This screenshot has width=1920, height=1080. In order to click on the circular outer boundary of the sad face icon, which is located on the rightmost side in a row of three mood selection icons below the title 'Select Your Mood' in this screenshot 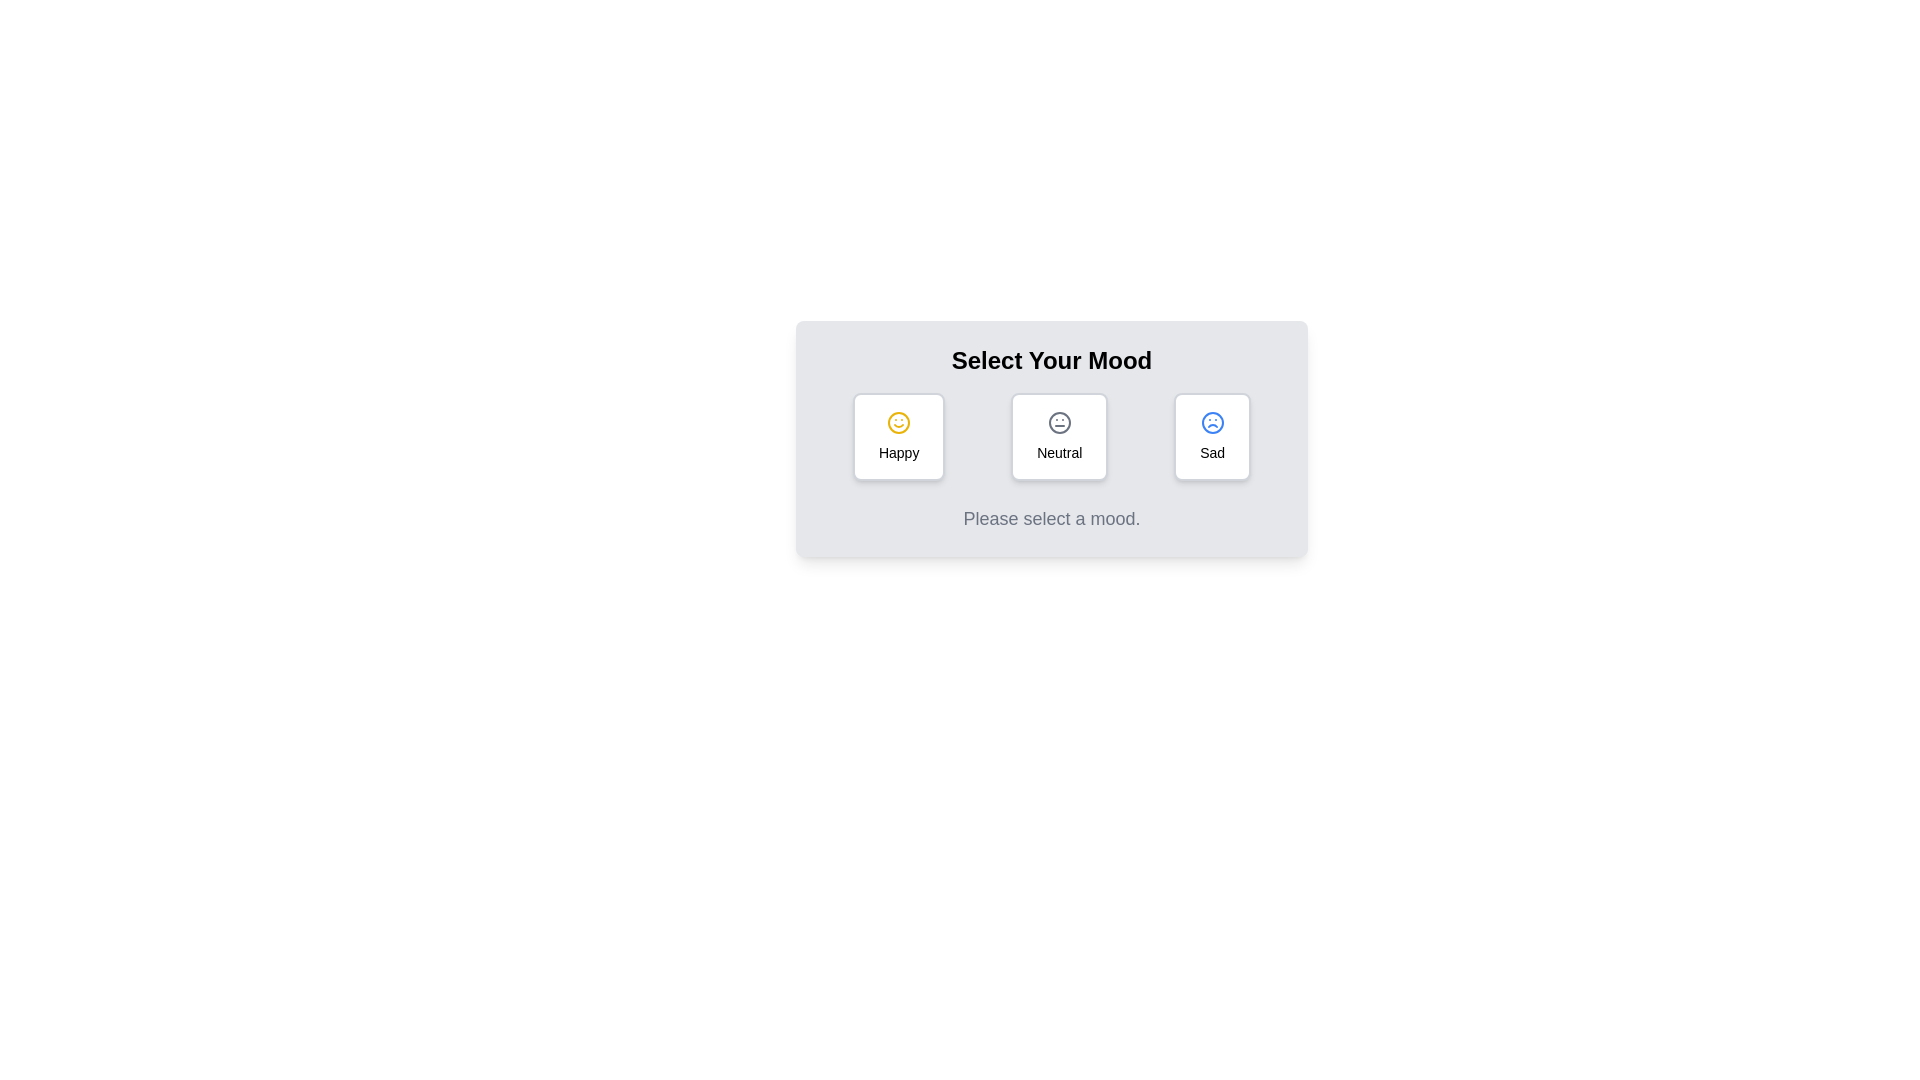, I will do `click(1211, 422)`.